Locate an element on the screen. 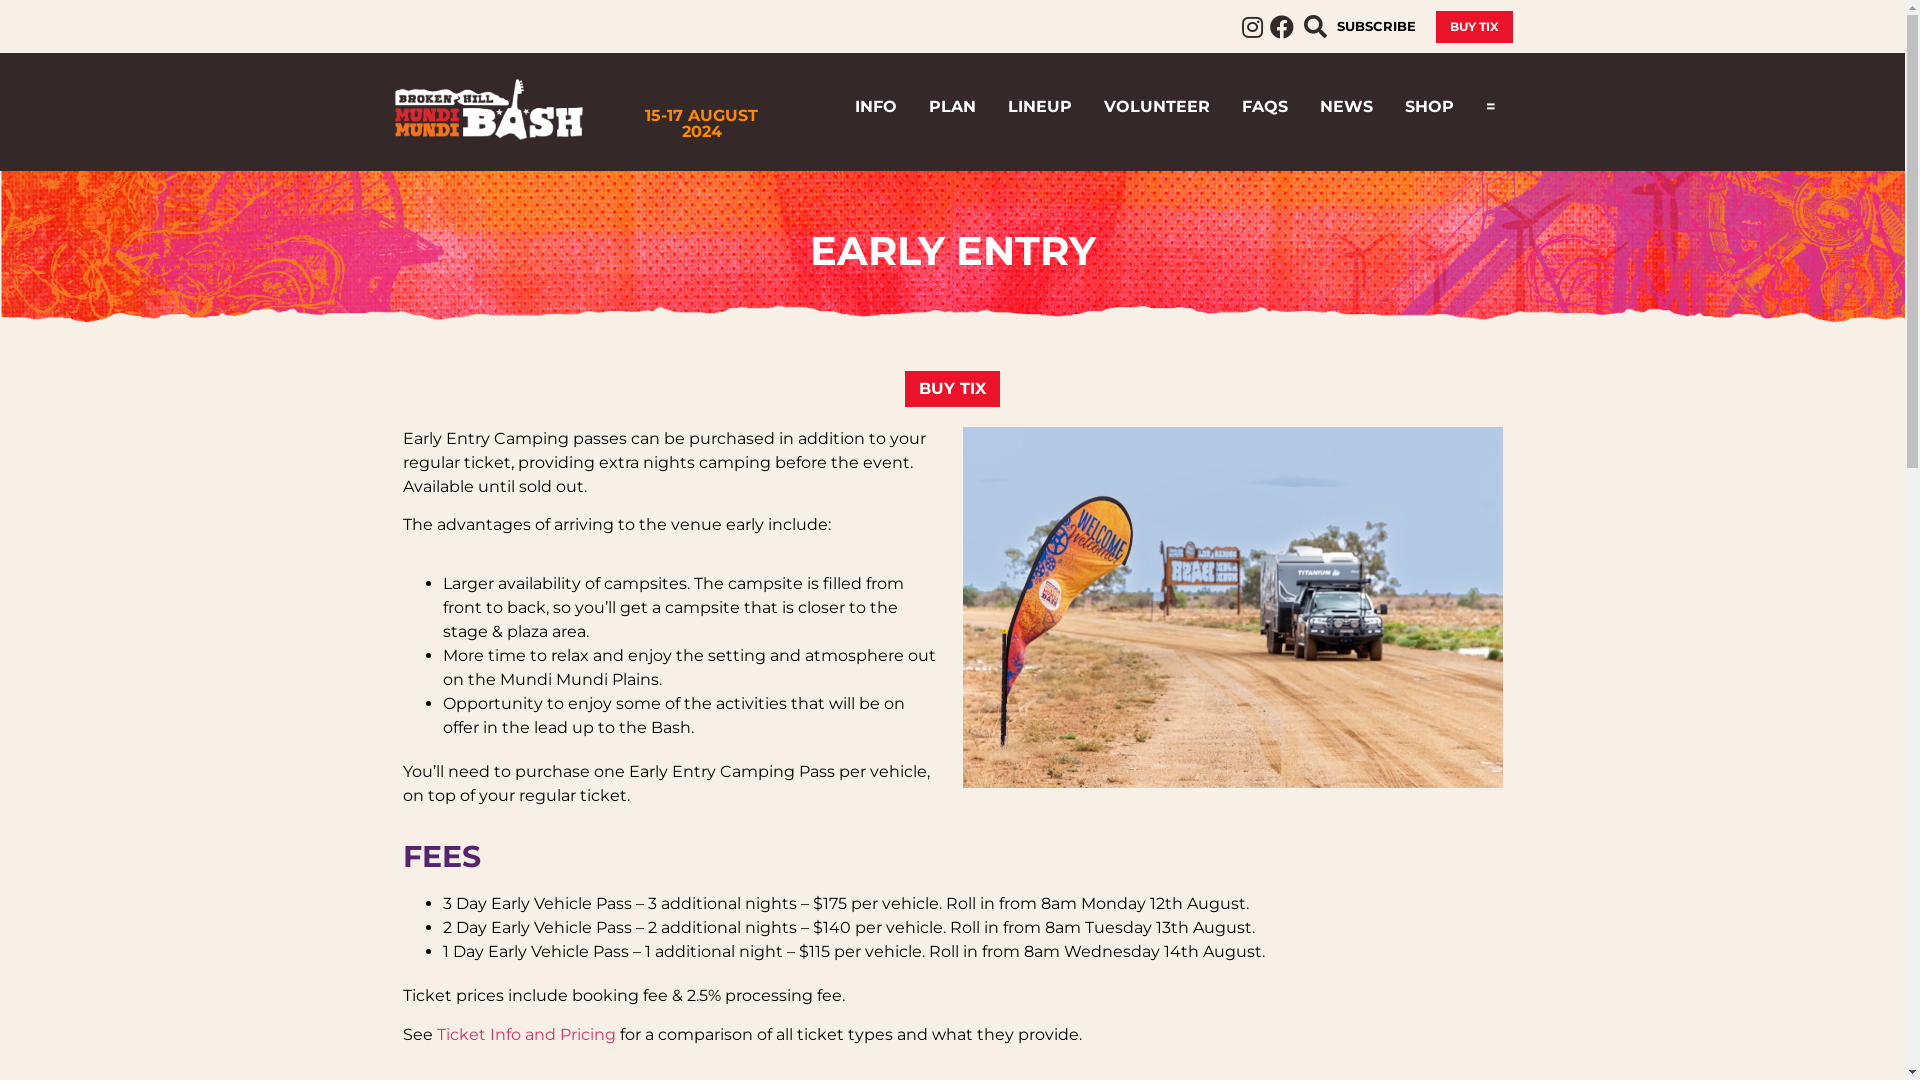  'FAQS' is located at coordinates (1264, 107).